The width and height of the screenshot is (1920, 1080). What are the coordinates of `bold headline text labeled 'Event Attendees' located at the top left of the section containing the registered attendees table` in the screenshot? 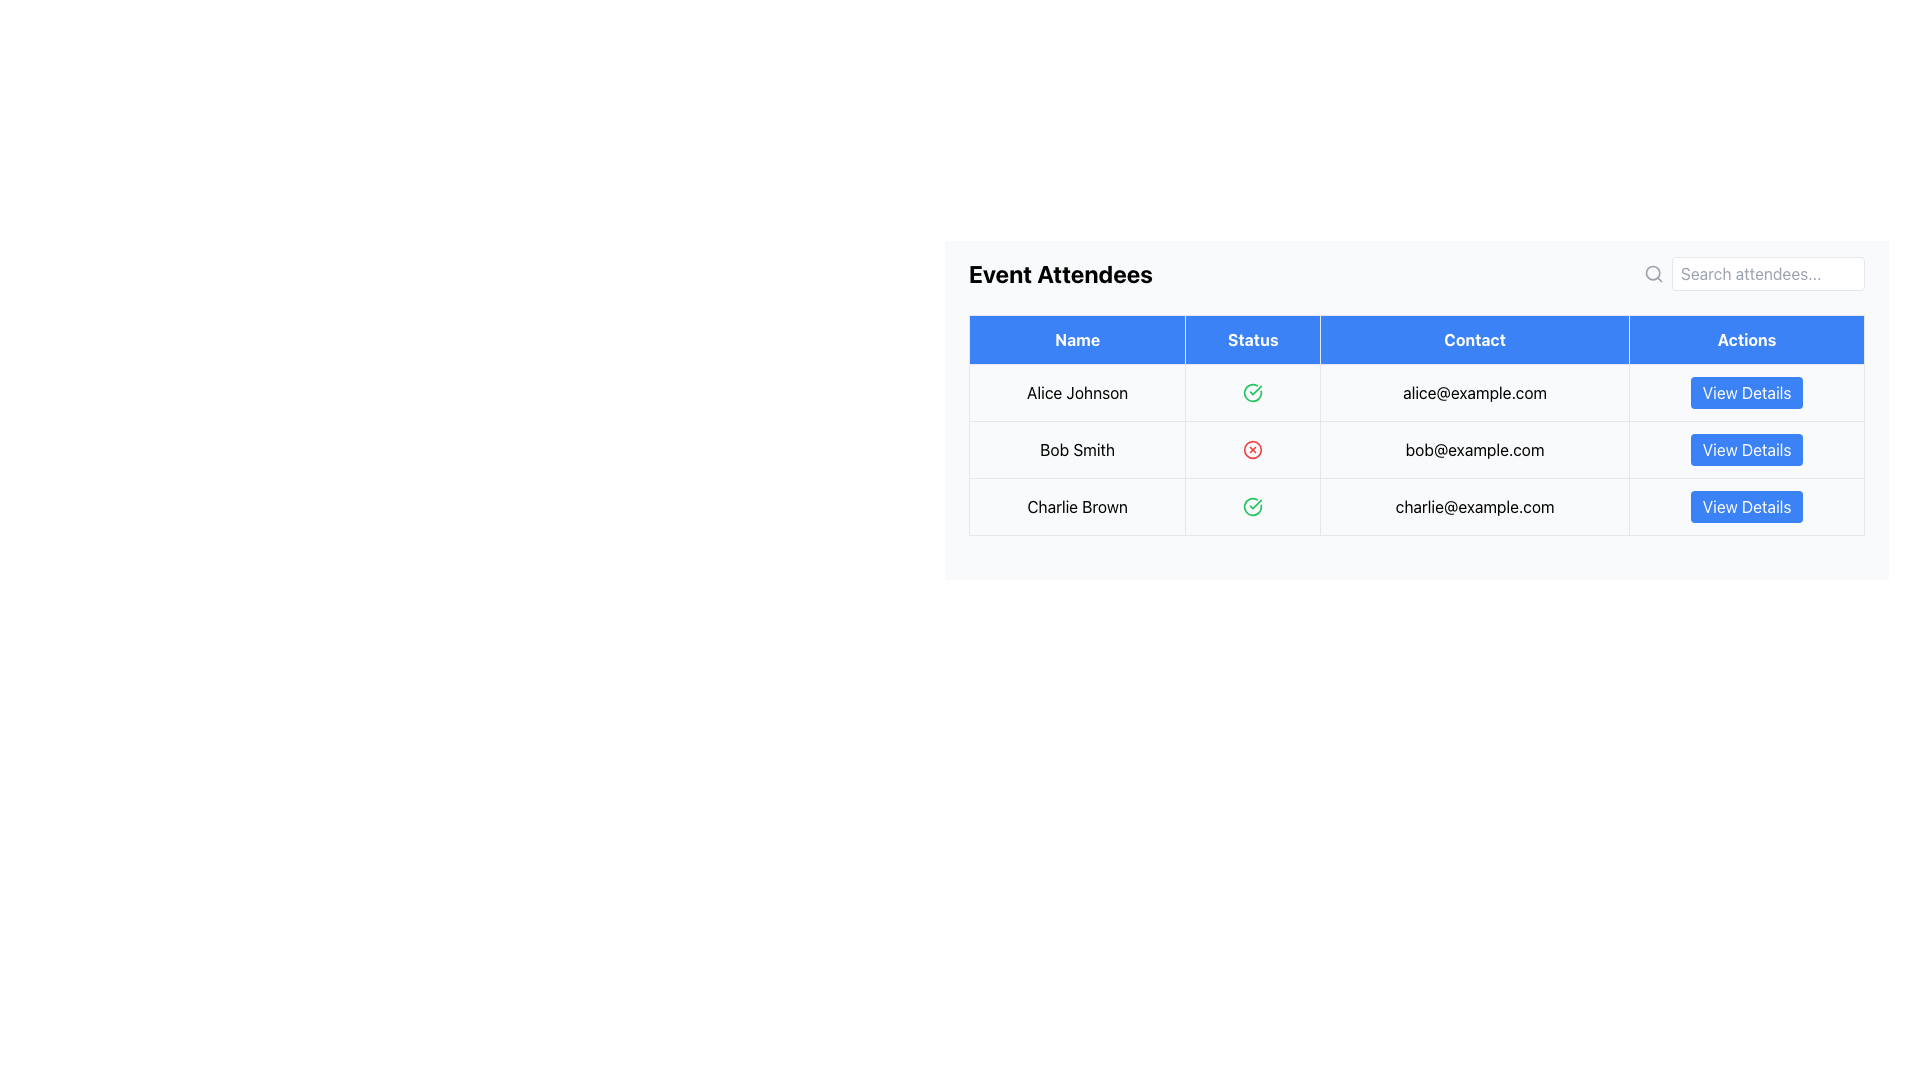 It's located at (1059, 273).